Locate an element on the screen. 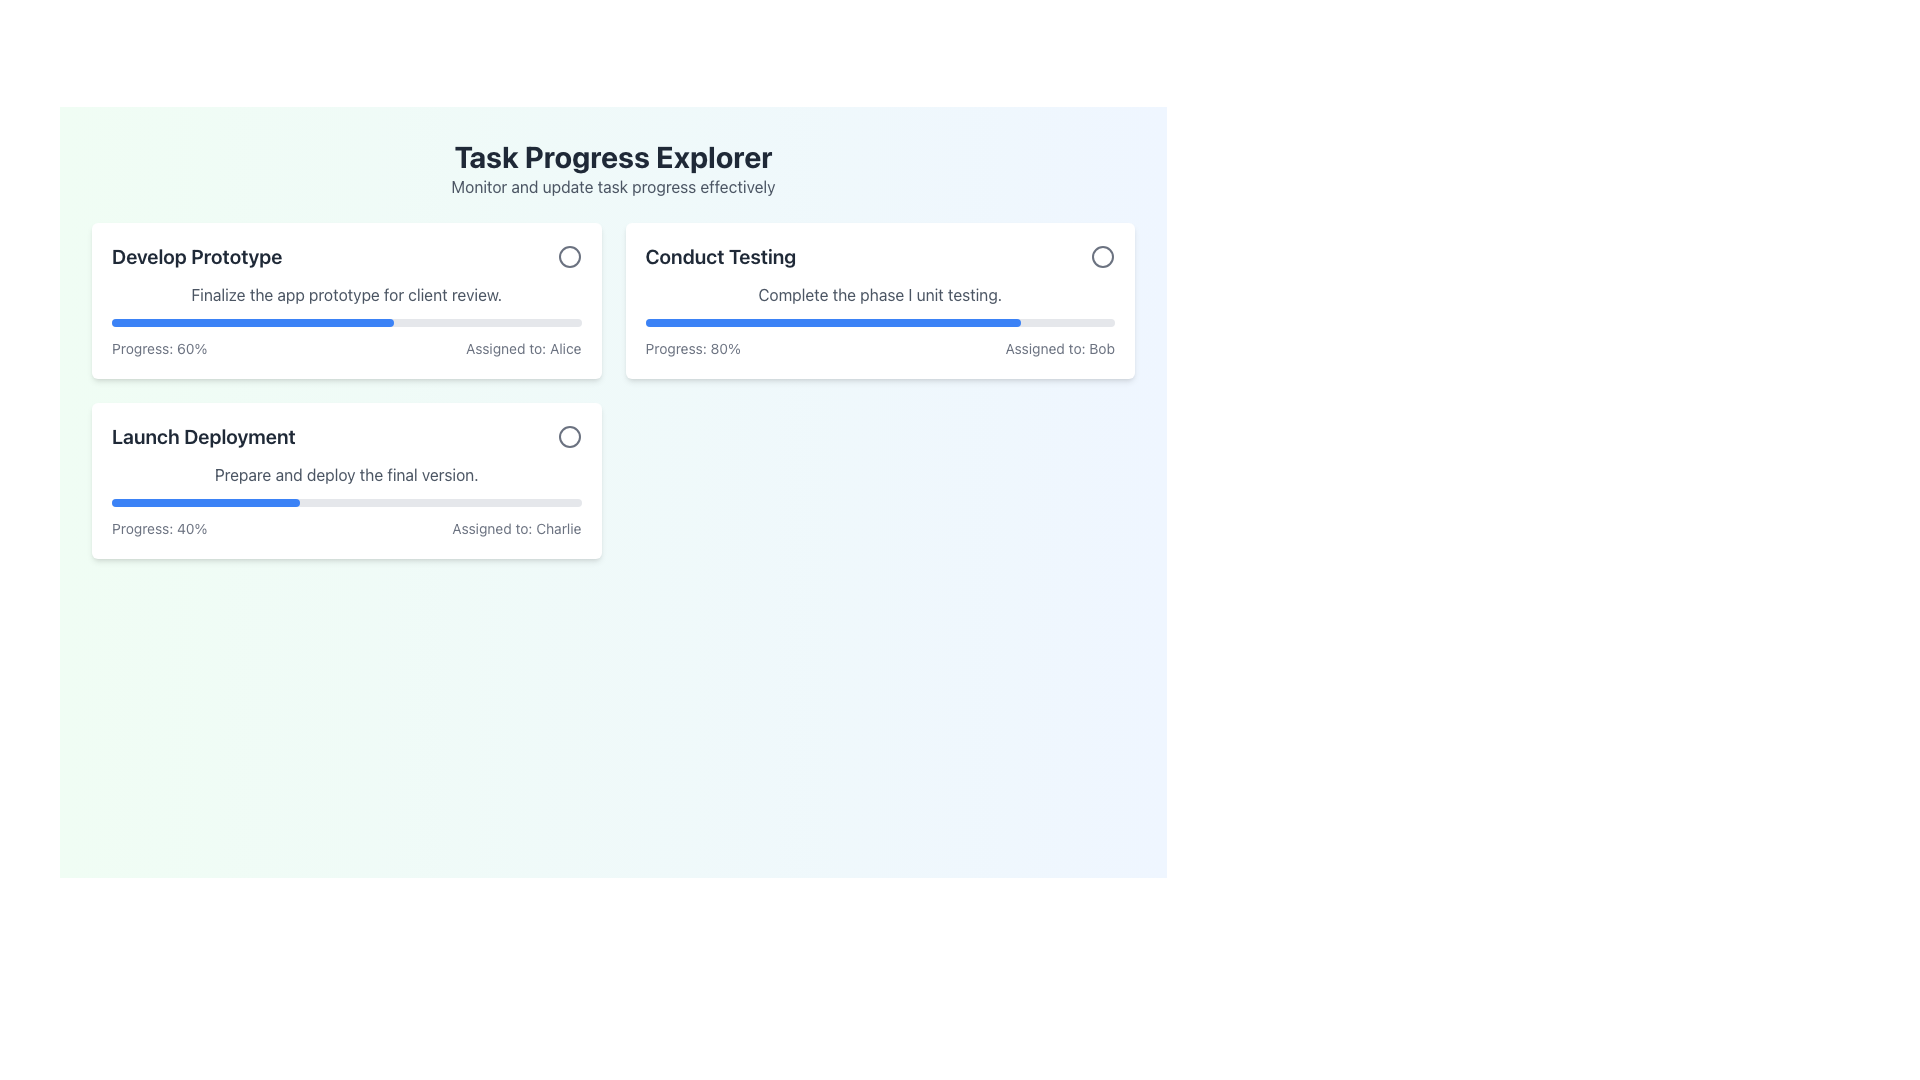 This screenshot has height=1080, width=1920. the circular icon with a gray outline located in the upper-right corner of the 'Conduct Testing' card to interact with it is located at coordinates (1102, 256).